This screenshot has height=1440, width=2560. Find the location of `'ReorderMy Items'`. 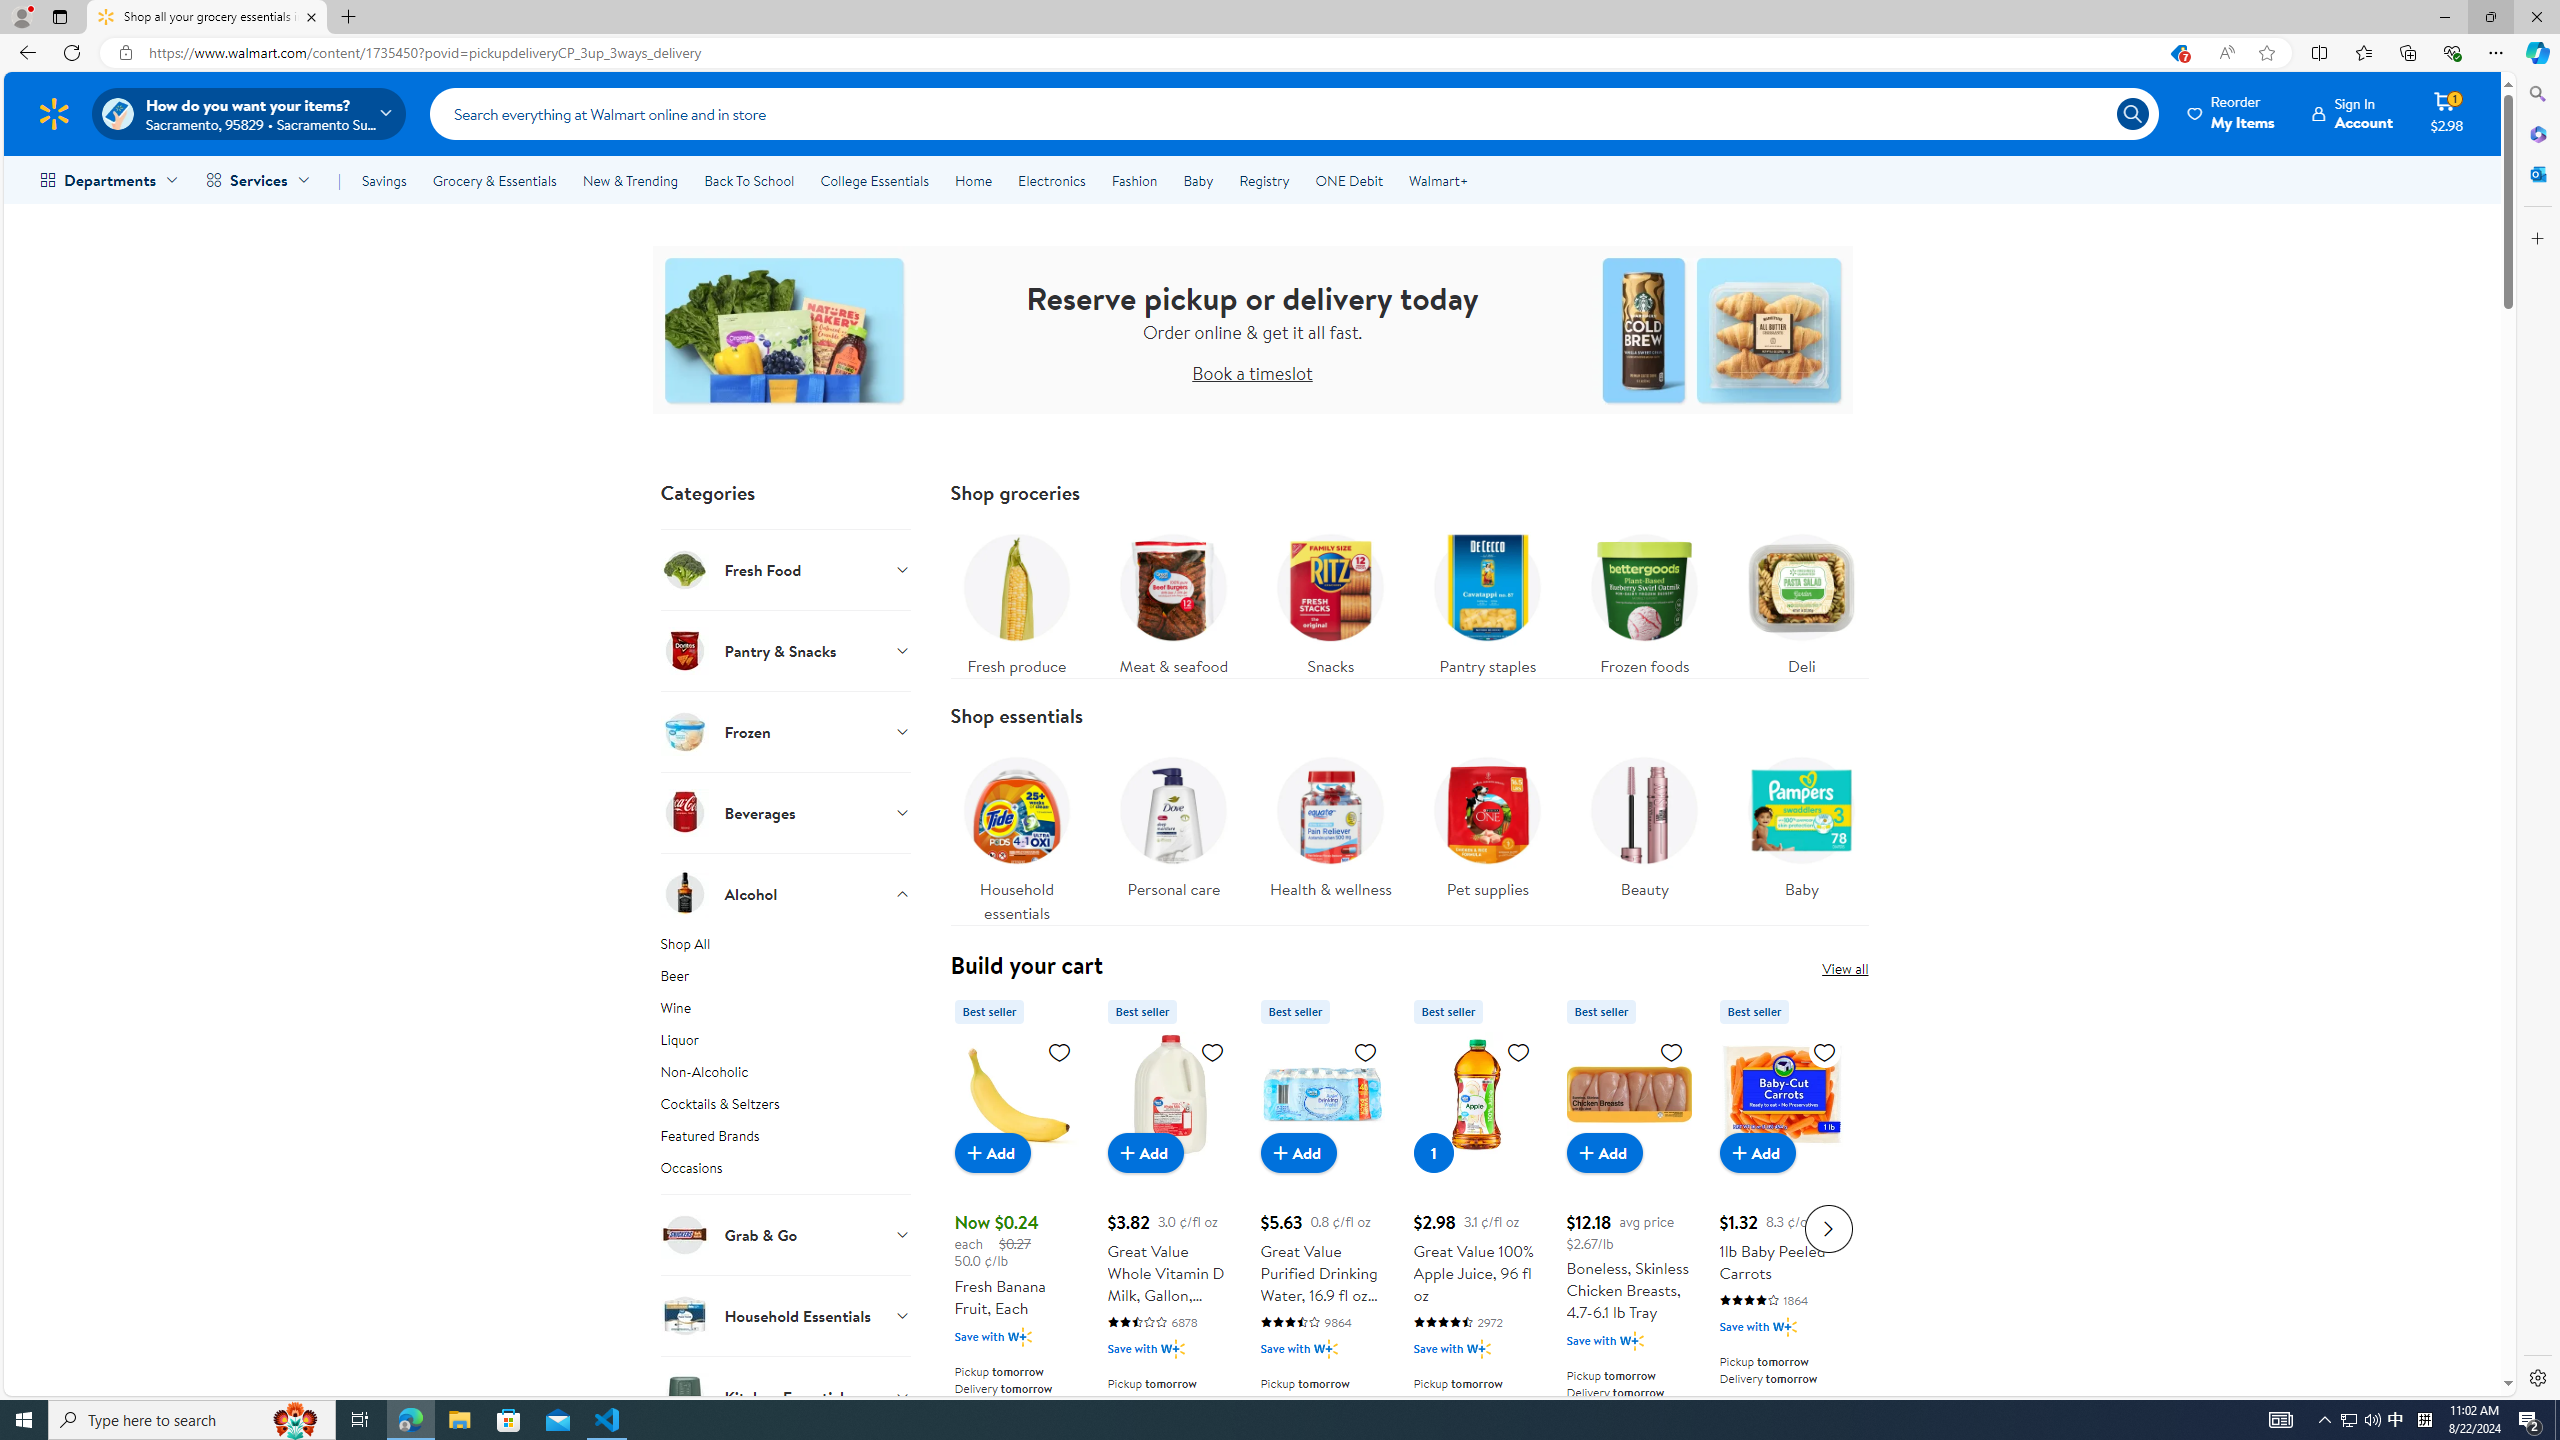

'ReorderMy Items' is located at coordinates (2231, 112).